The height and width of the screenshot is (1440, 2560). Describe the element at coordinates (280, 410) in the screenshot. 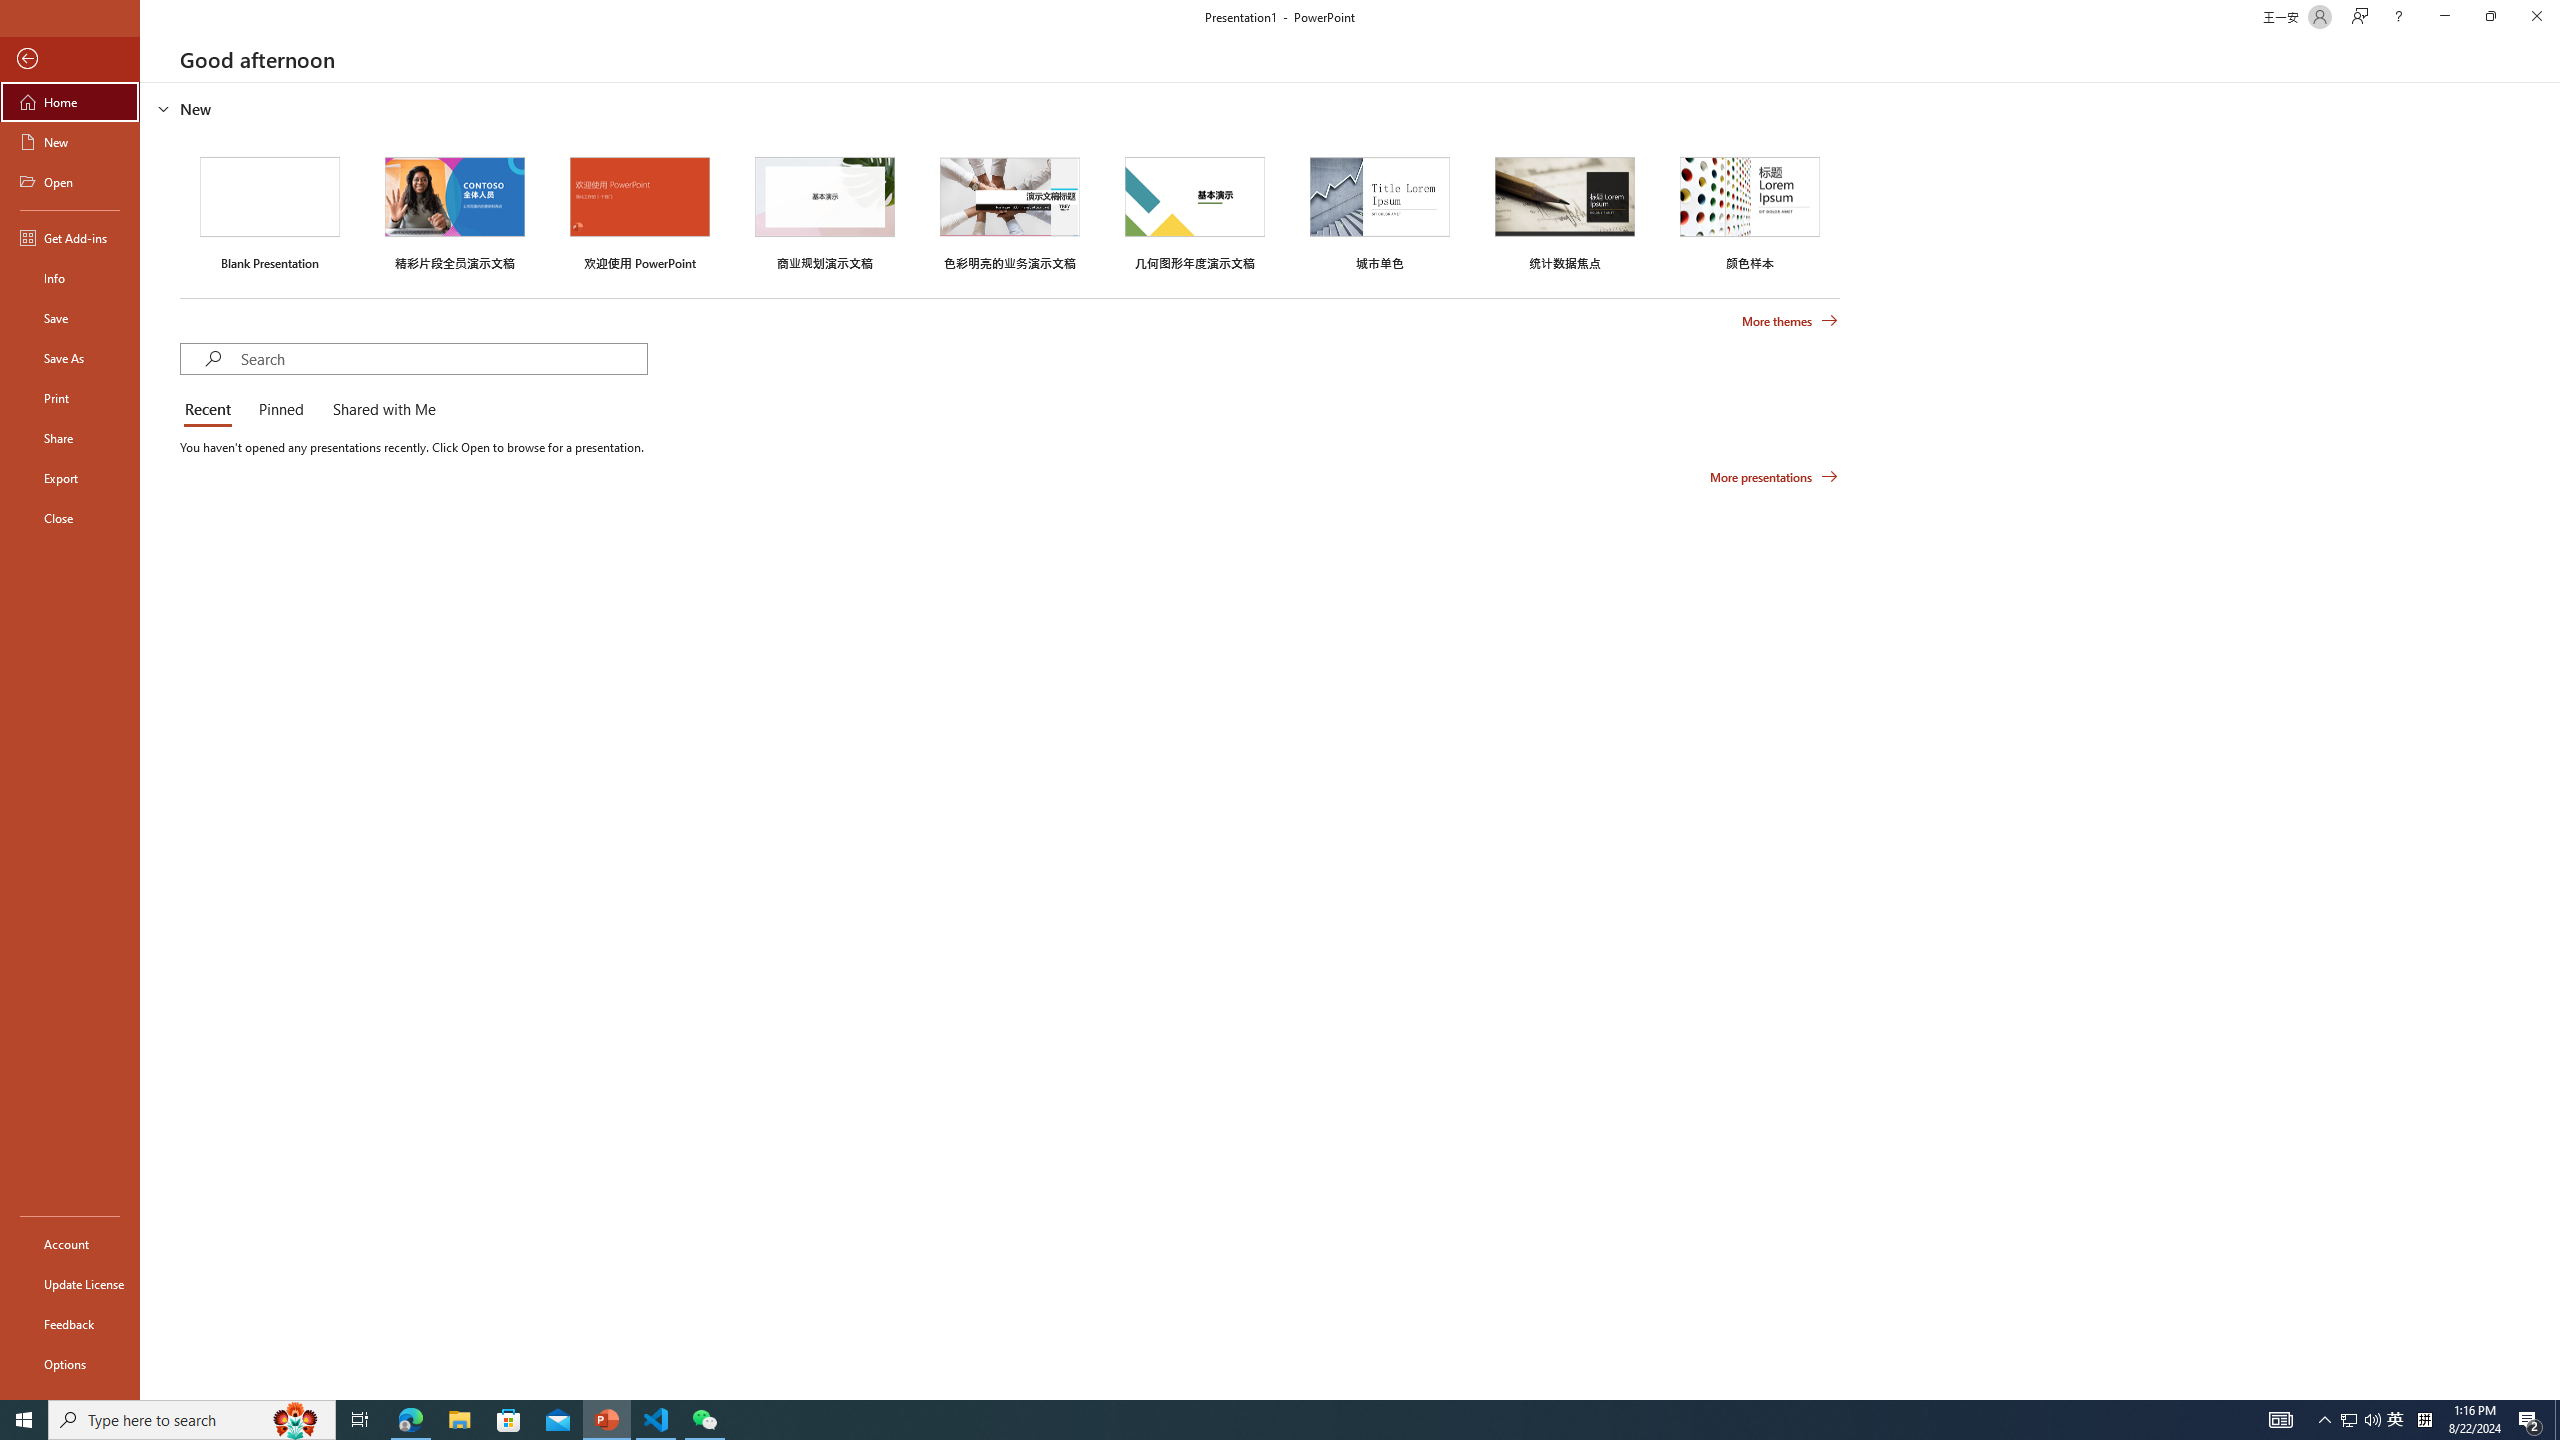

I see `'Pinned'` at that location.